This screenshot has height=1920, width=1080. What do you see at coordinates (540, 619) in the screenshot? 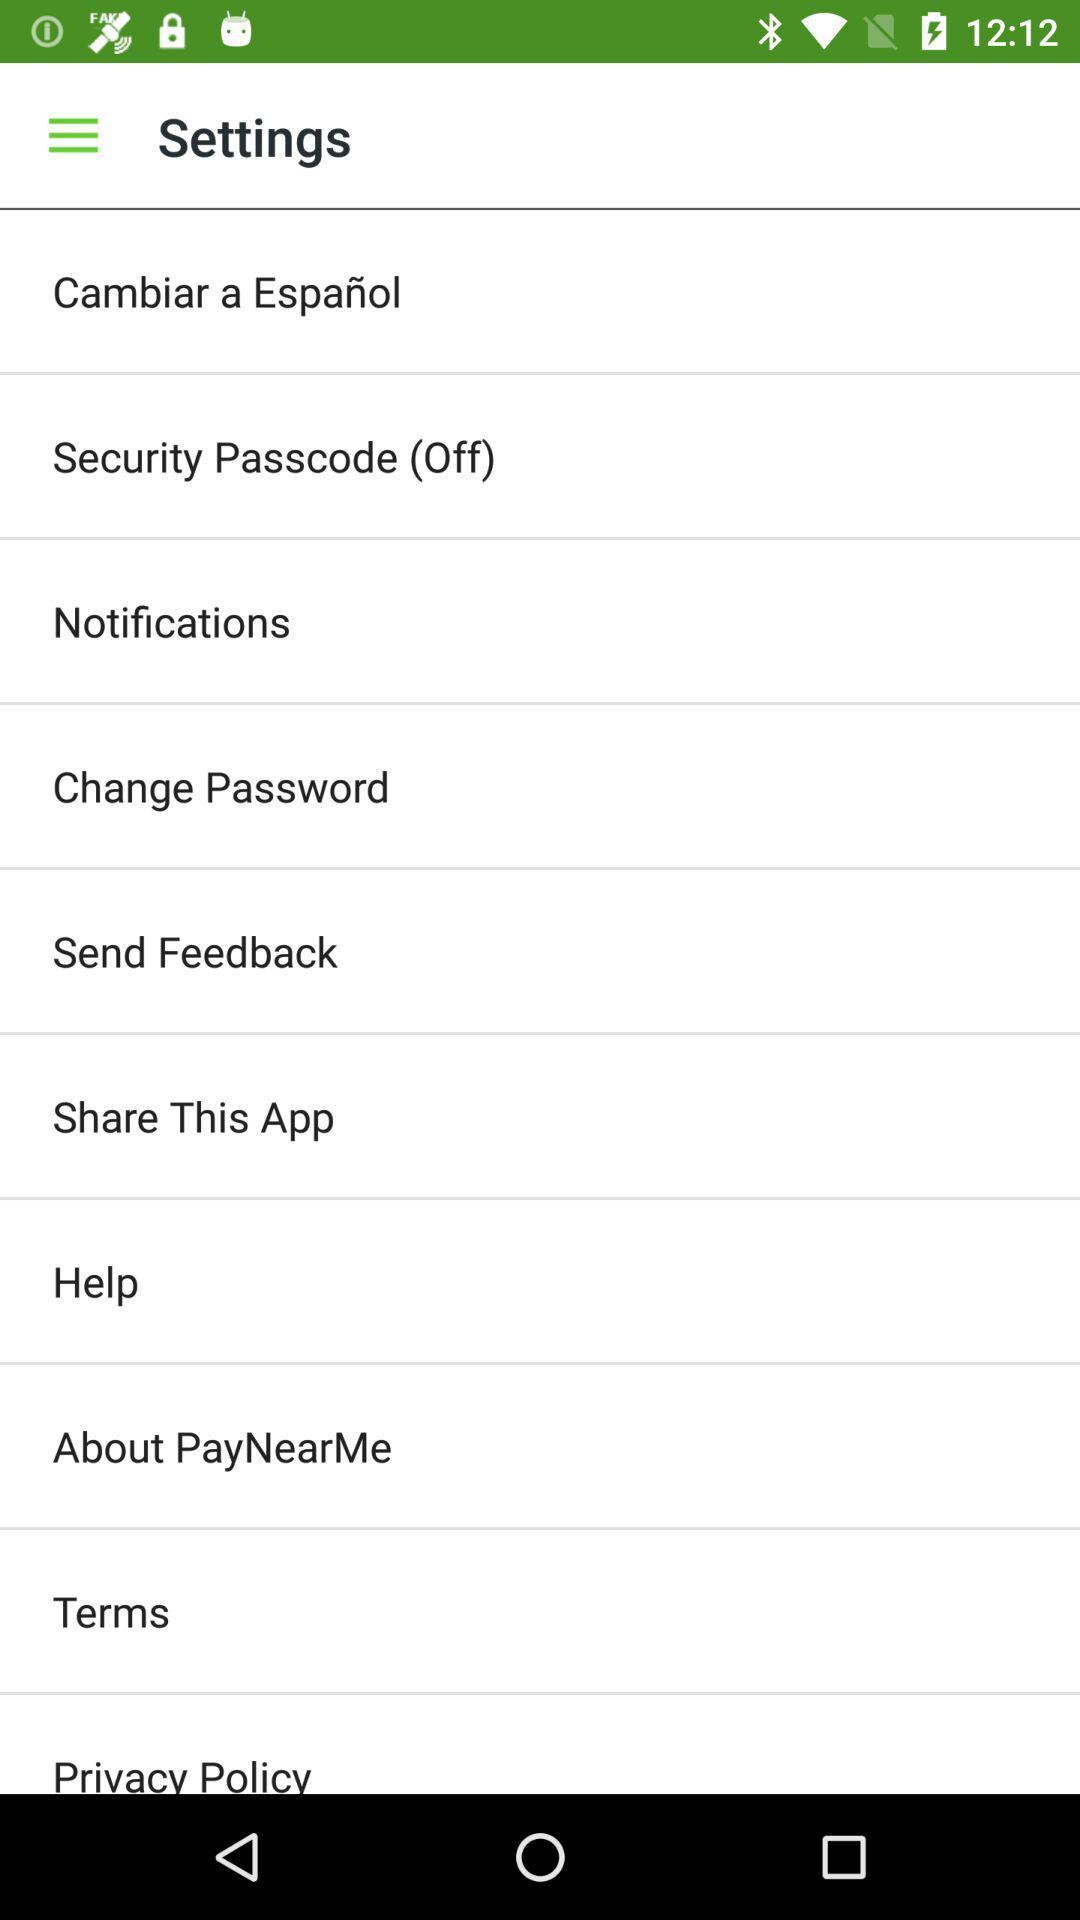
I see `the item below the security passcode (off) icon` at bounding box center [540, 619].